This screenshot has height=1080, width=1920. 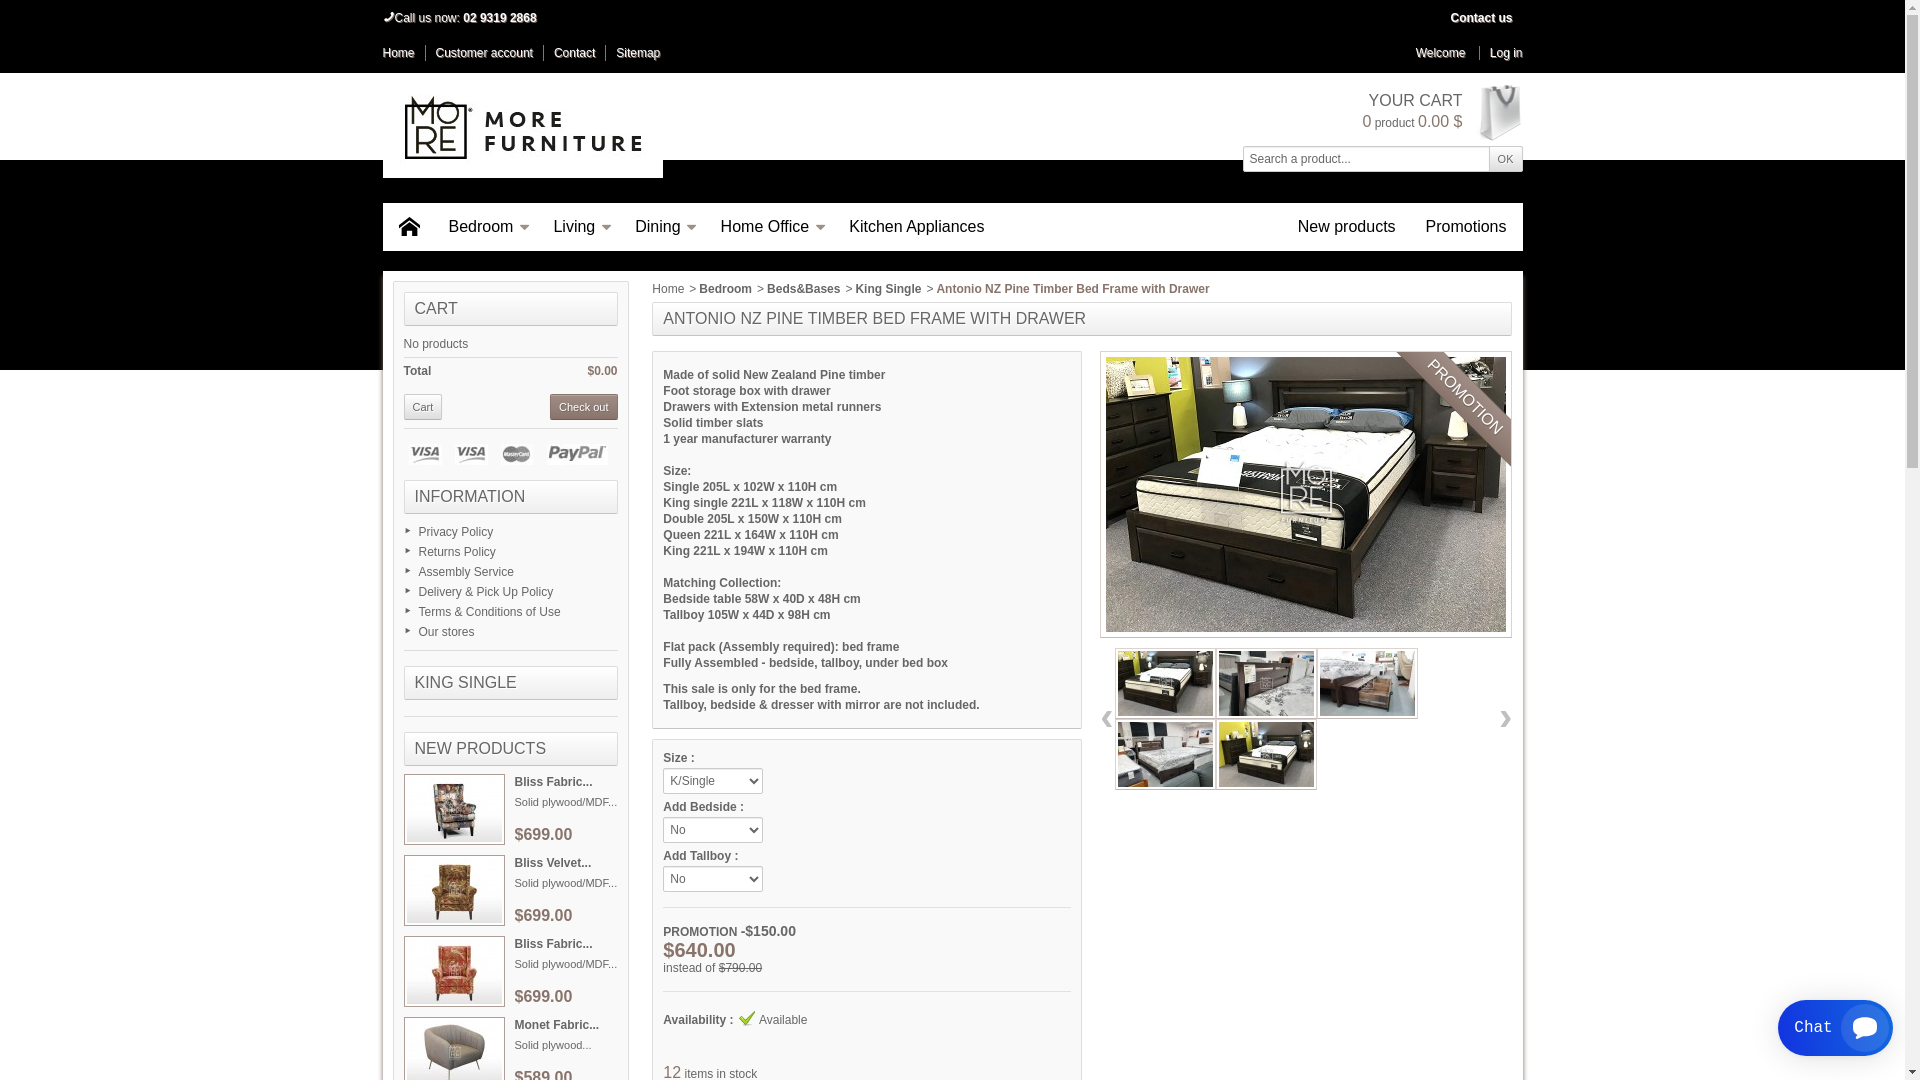 I want to click on 'Our stores', so click(x=445, y=632).